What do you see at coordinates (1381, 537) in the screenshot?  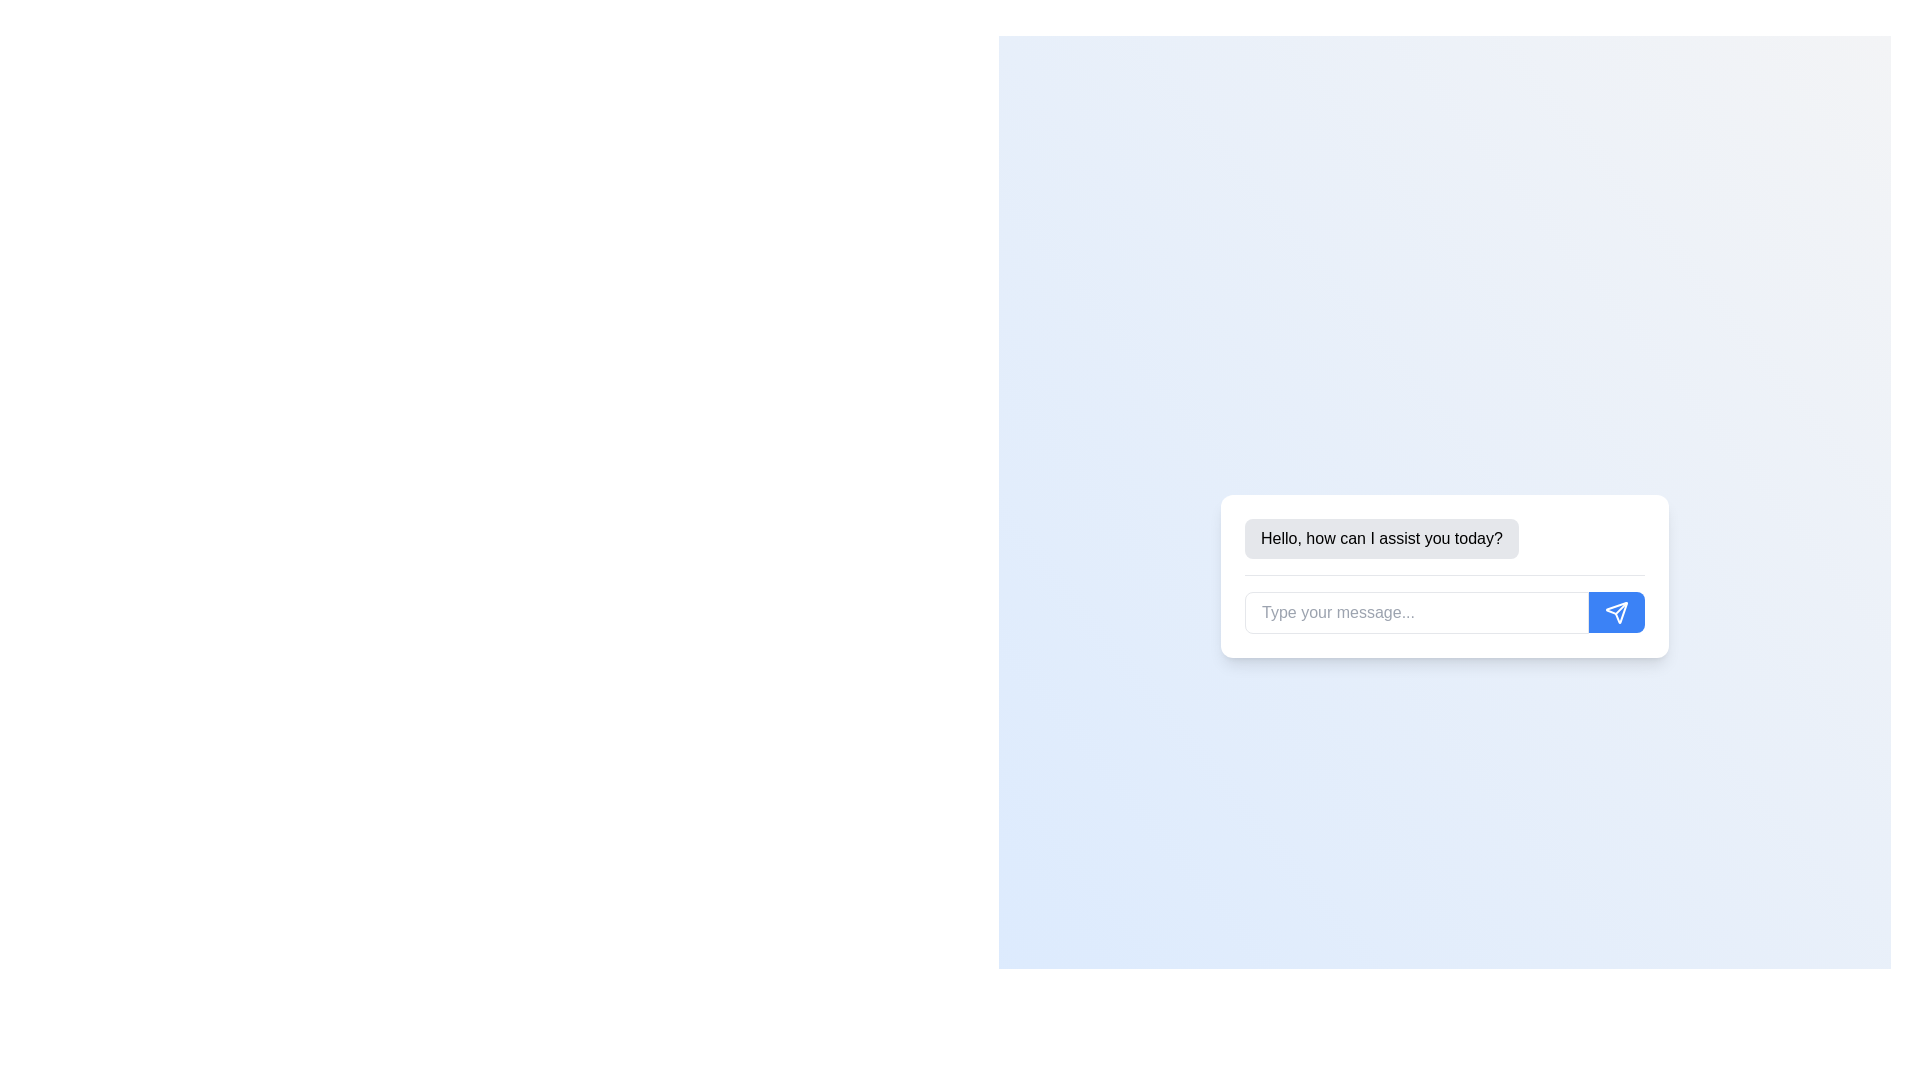 I see `text from the chatbot message displayed in the text bubble, which is positioned directly above the input field in the chat interface` at bounding box center [1381, 537].